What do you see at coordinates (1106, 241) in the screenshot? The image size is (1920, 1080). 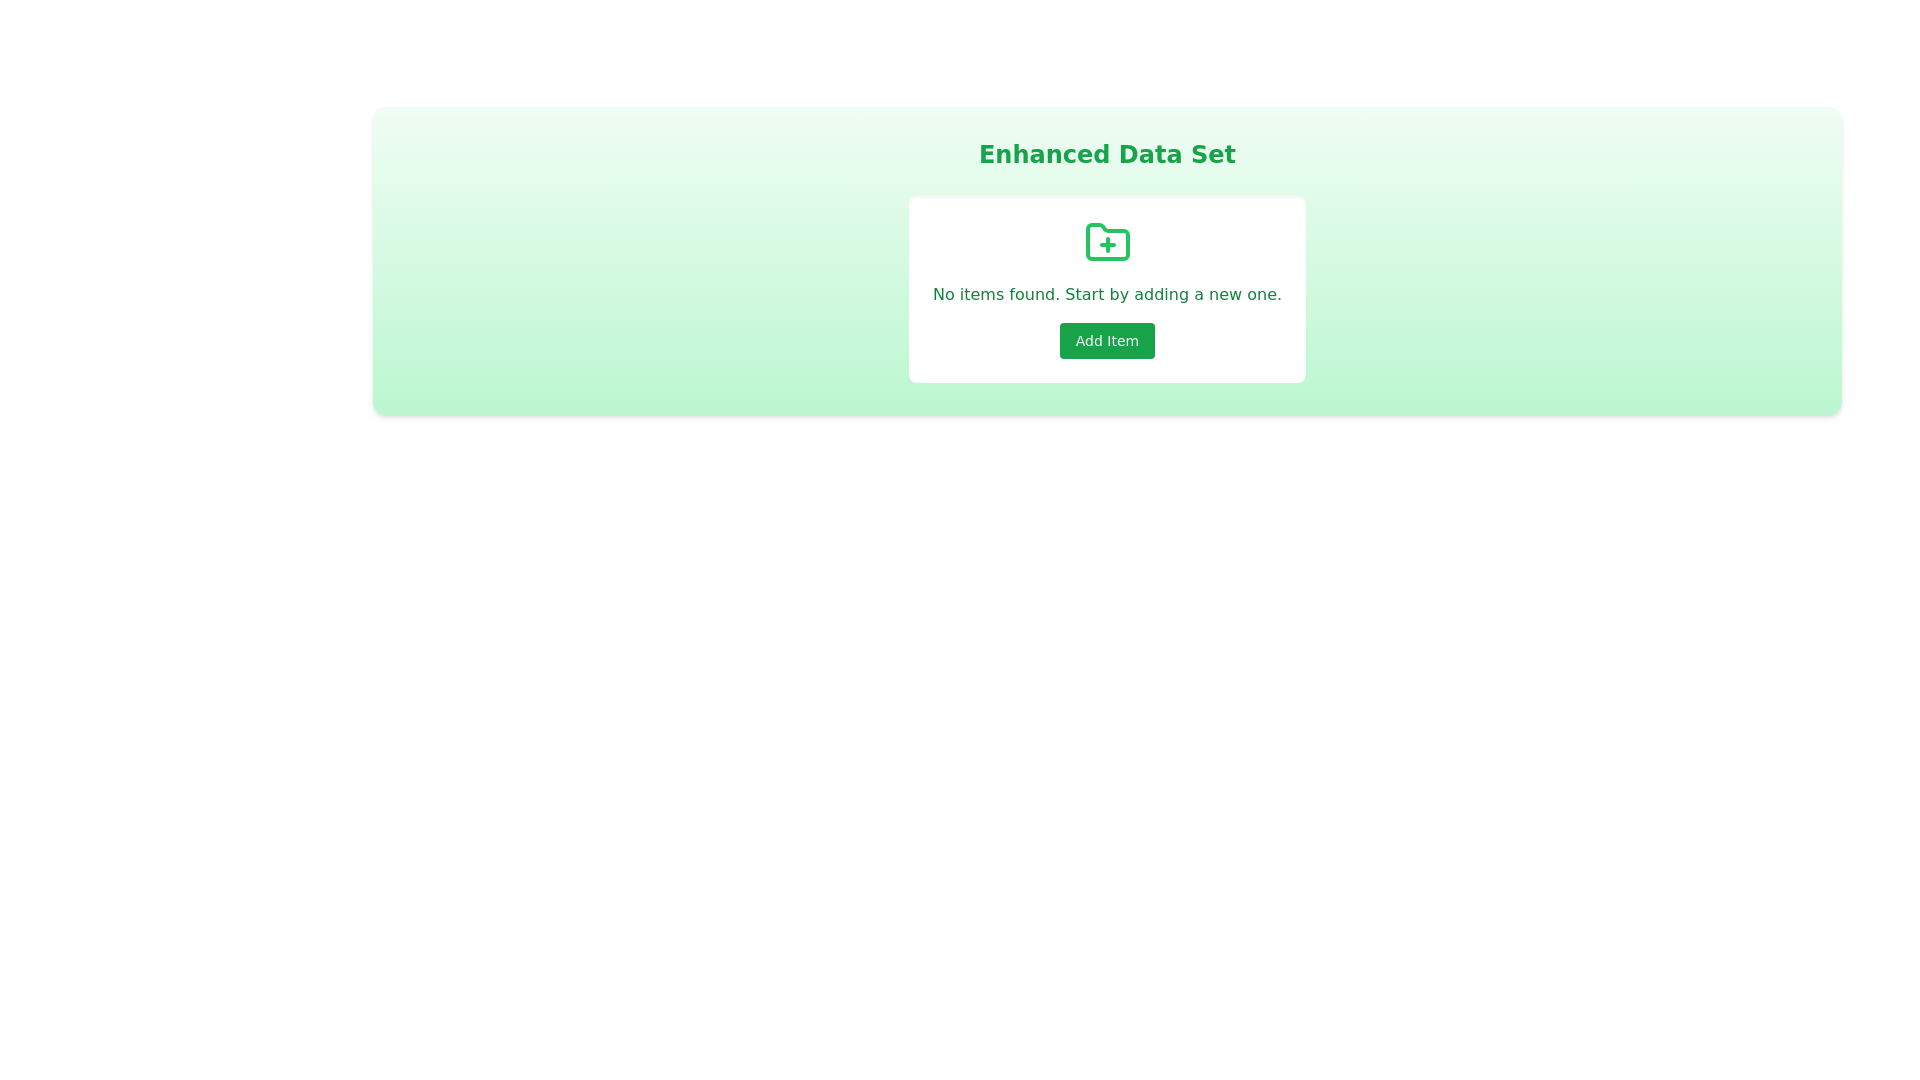 I see `the green folder icon with a plus sign, which is located at the center of the interface and represents addition or creation` at bounding box center [1106, 241].